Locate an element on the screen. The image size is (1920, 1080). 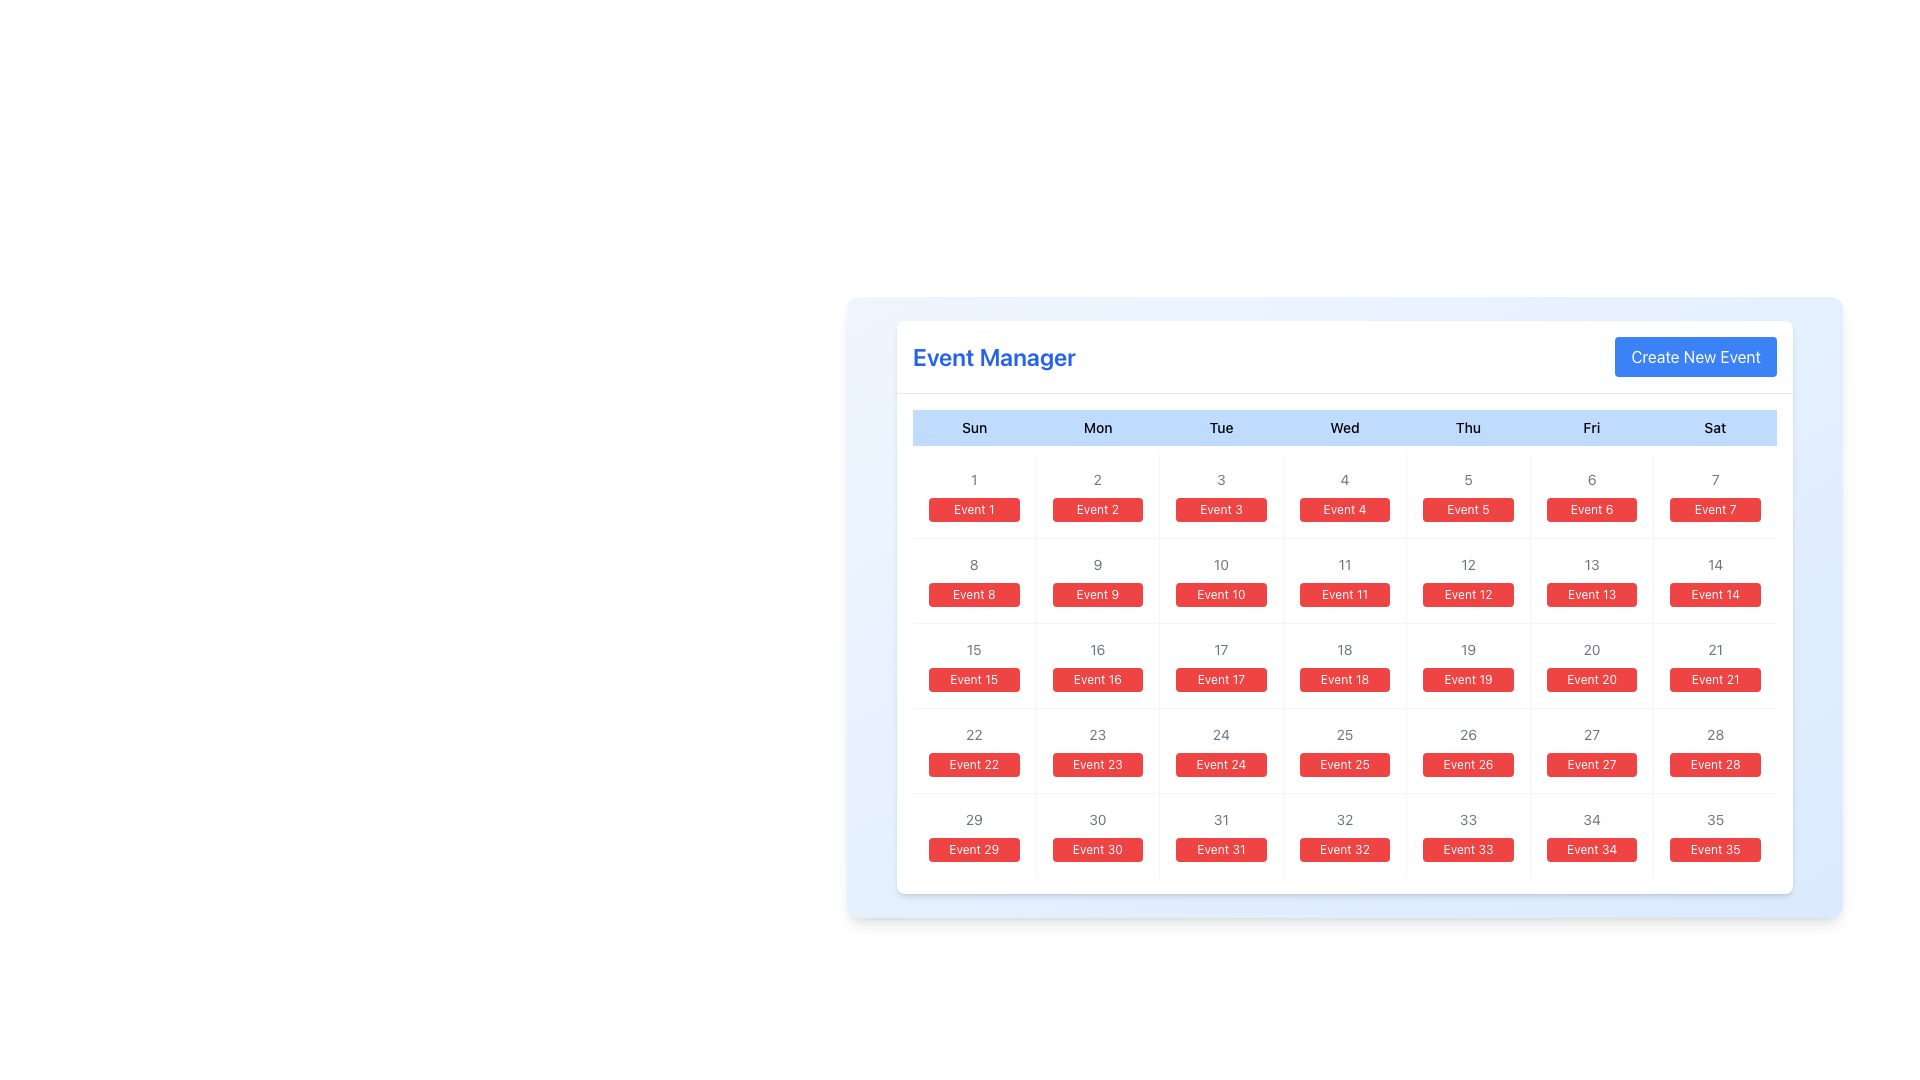
the static text displaying the number '1' in light gray color, positioned above the red 'Event 1' button in the calendar layout is located at coordinates (974, 479).